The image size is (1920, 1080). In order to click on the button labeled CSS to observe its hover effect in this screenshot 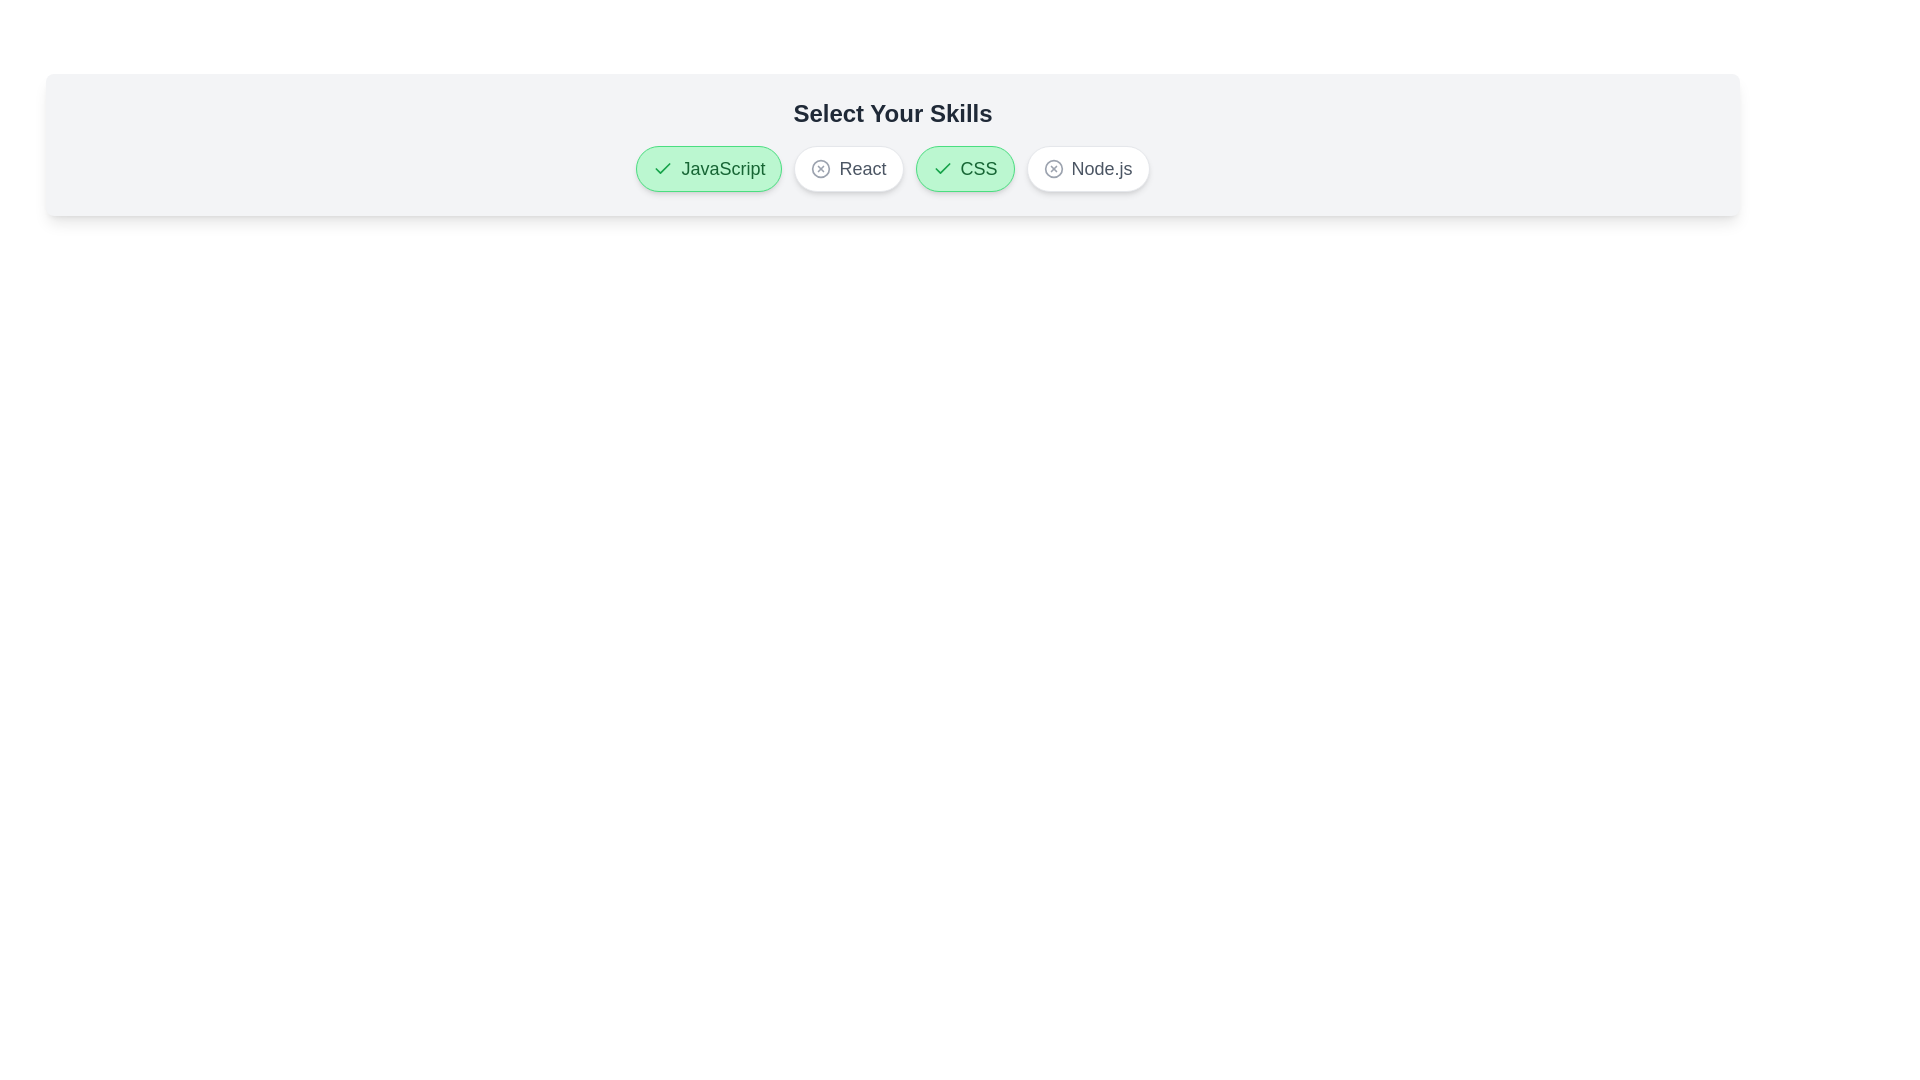, I will do `click(964, 168)`.